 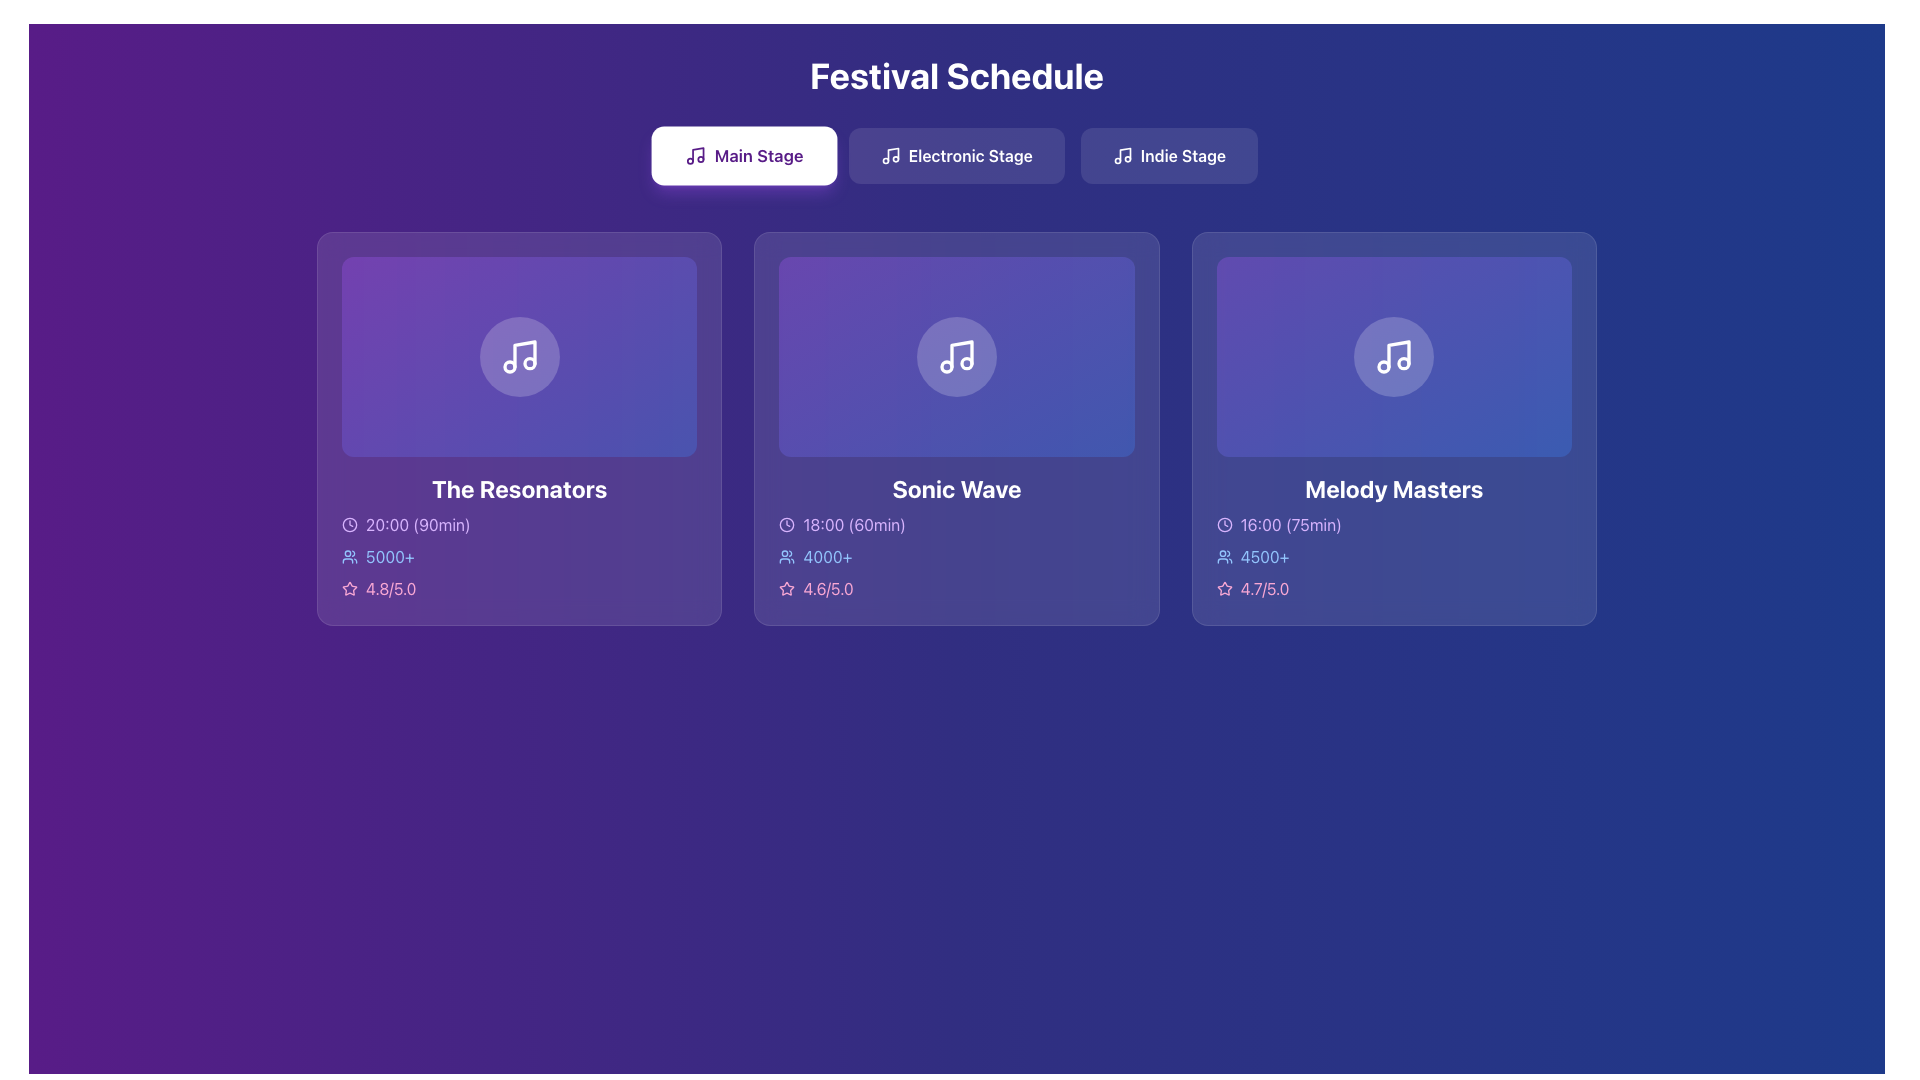 I want to click on the Decorative SVG circle that is part of the clock icon located in the additional details about the concert 'The Resonators', positioned near the time information ('20:00 (90min)'), so click(x=350, y=523).